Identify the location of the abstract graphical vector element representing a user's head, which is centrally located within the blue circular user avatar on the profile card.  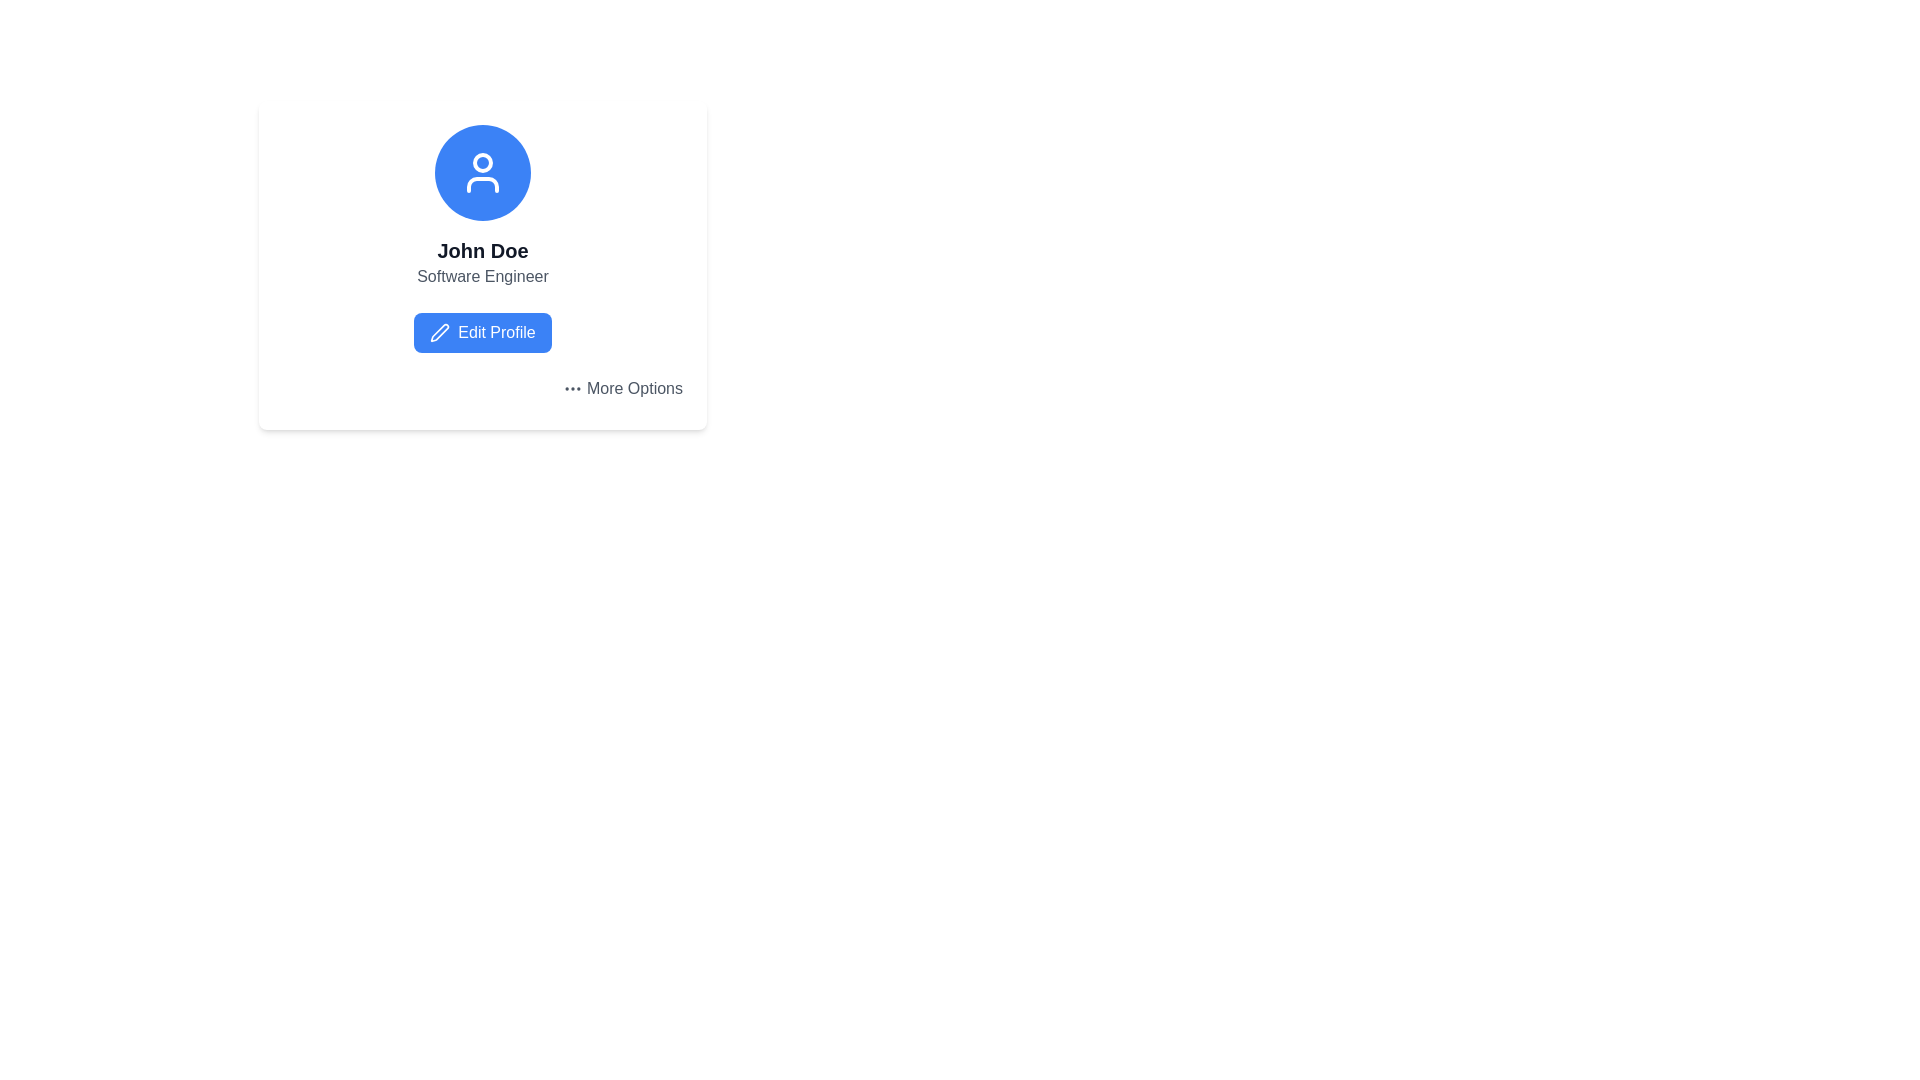
(483, 161).